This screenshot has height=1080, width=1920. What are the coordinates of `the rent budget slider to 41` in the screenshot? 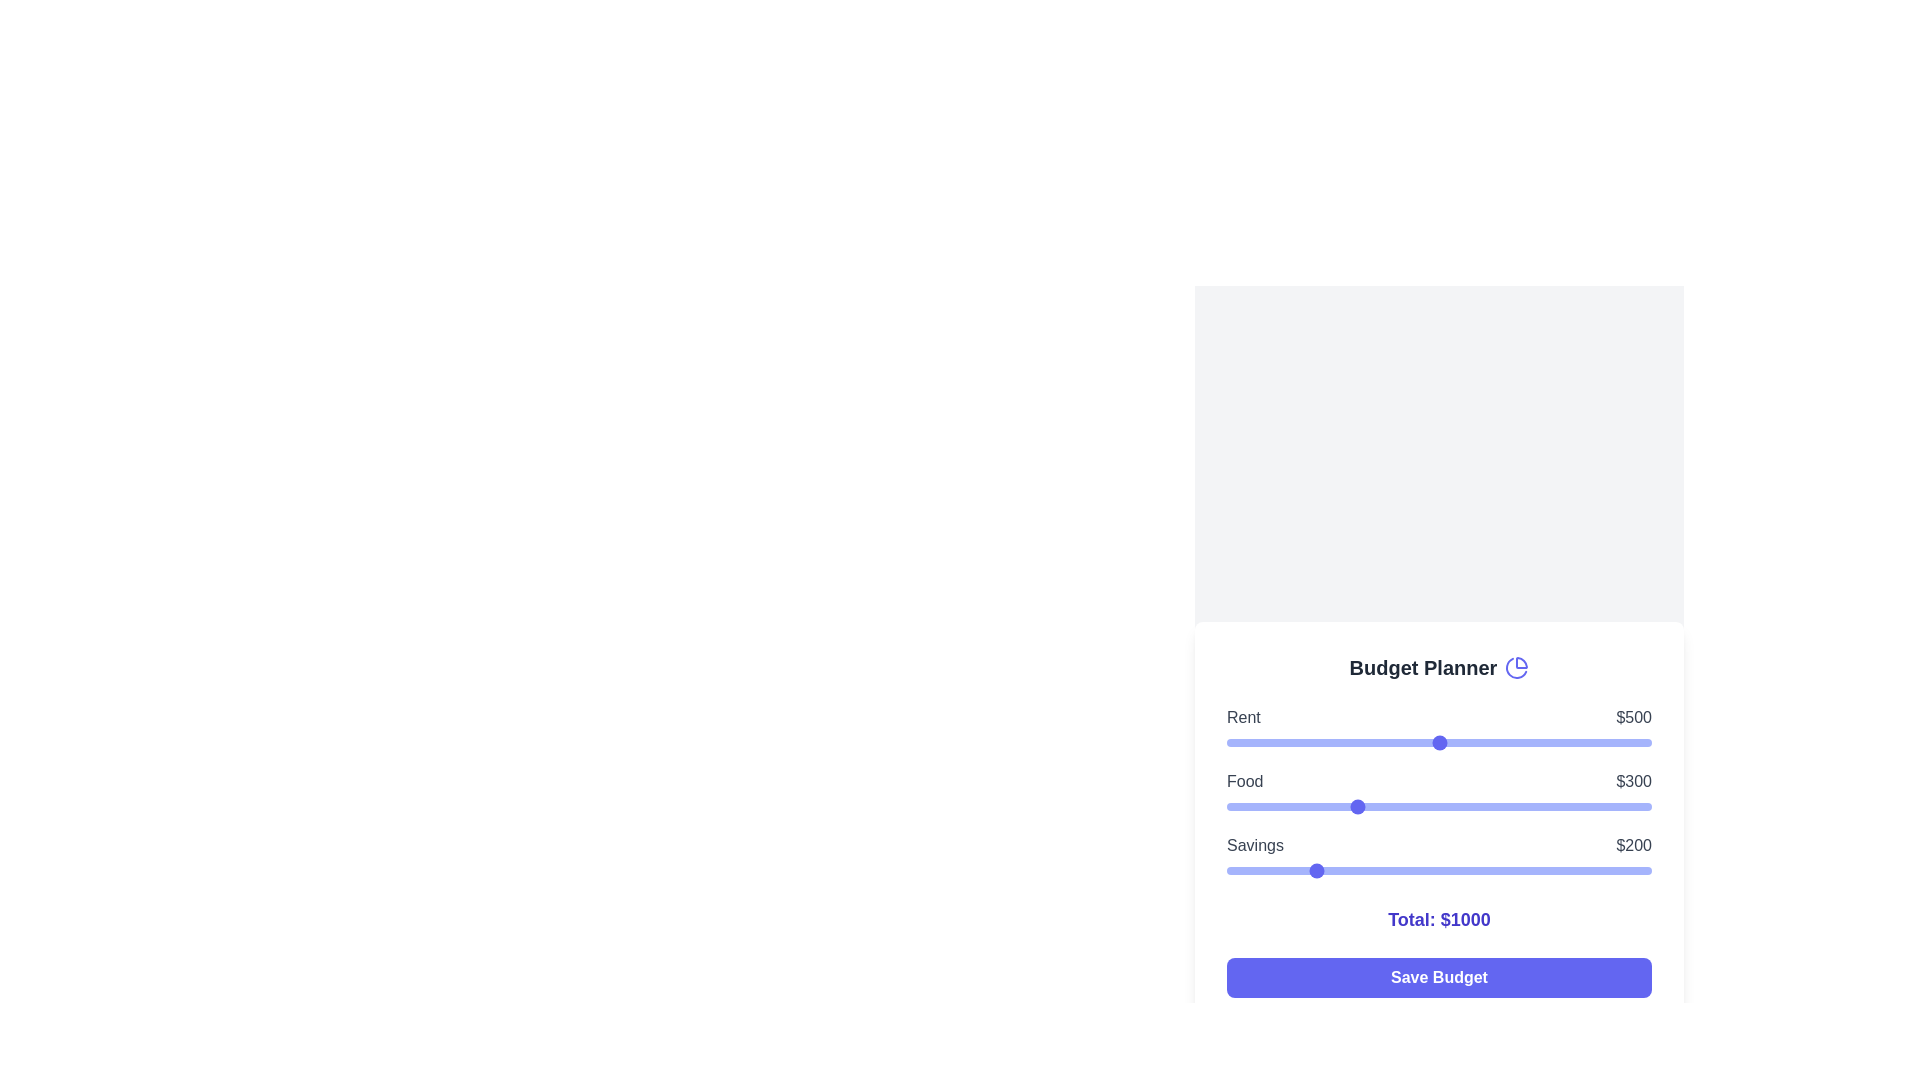 It's located at (1243, 743).